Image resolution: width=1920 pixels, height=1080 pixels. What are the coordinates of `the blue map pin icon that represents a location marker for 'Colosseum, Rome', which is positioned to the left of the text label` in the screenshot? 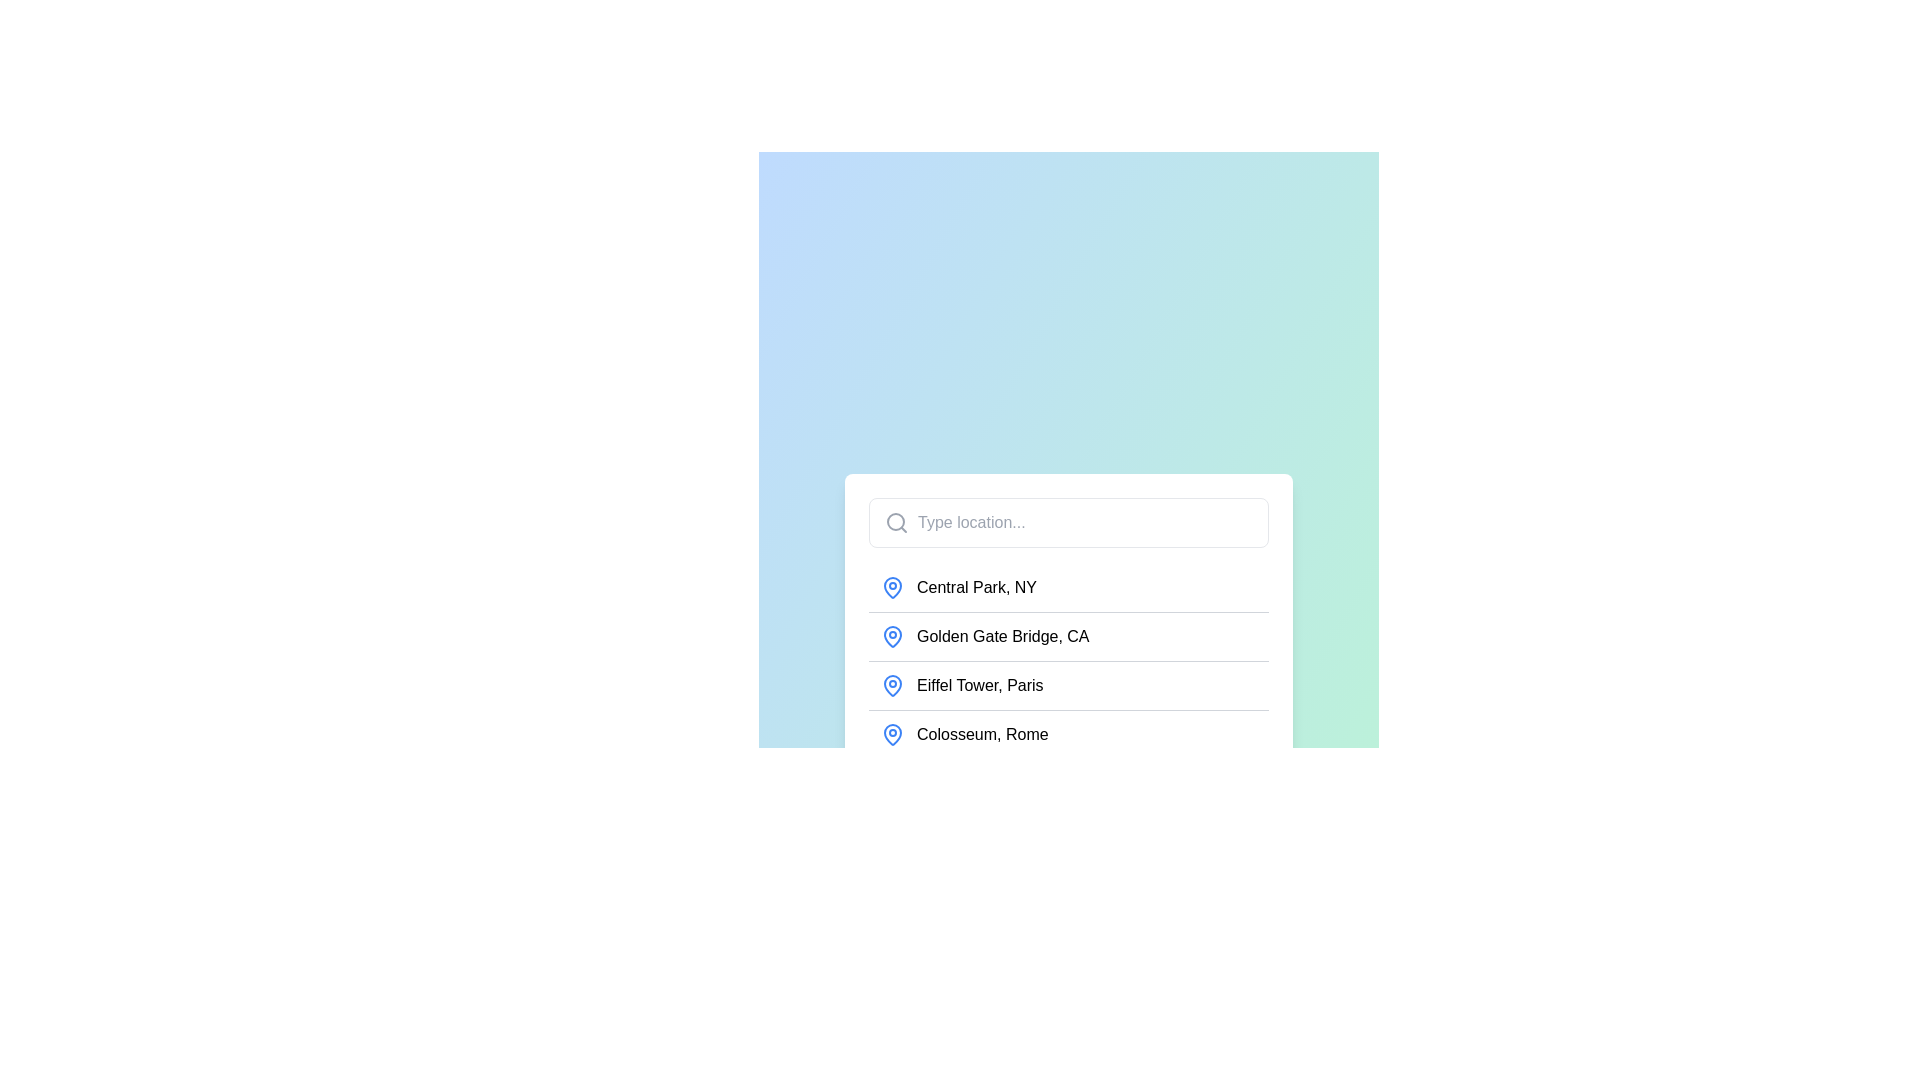 It's located at (891, 735).